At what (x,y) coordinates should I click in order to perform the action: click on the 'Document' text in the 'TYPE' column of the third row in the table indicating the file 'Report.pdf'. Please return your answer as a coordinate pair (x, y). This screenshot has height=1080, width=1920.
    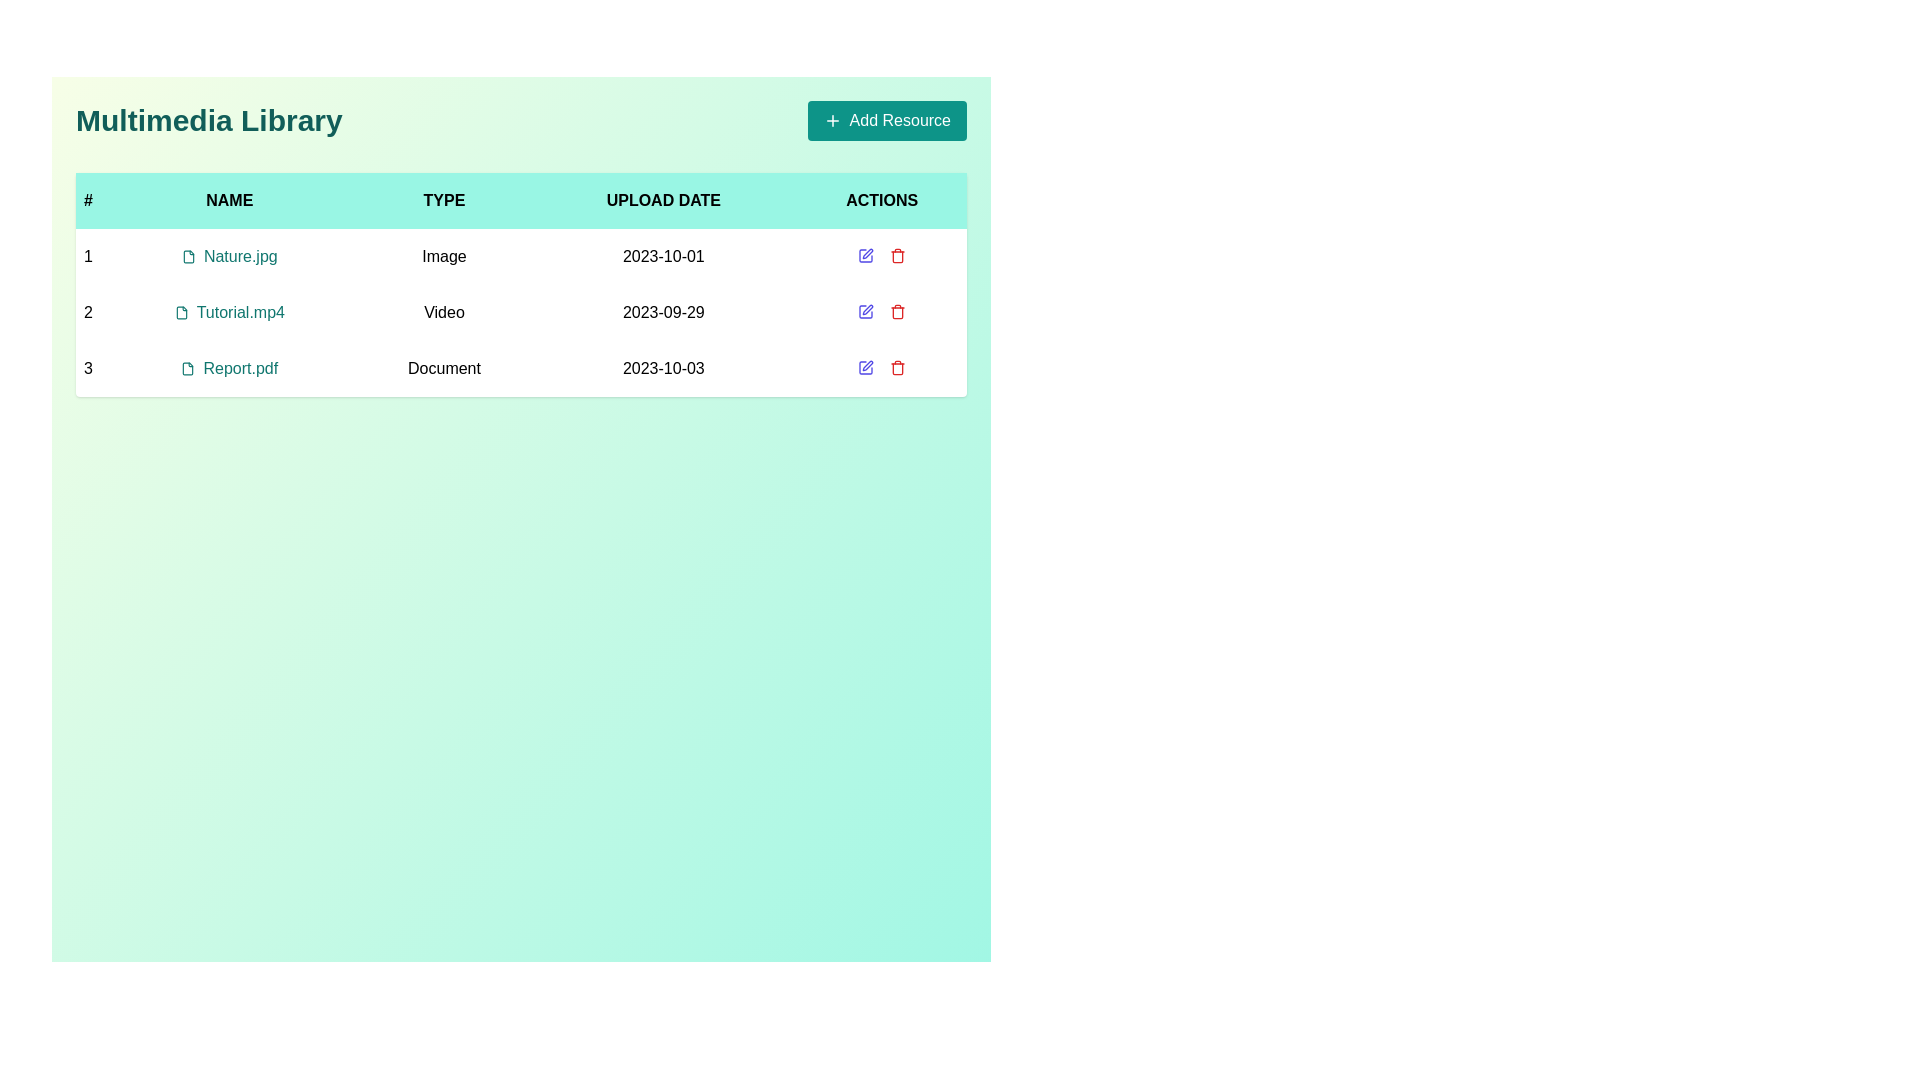
    Looking at the image, I should click on (443, 369).